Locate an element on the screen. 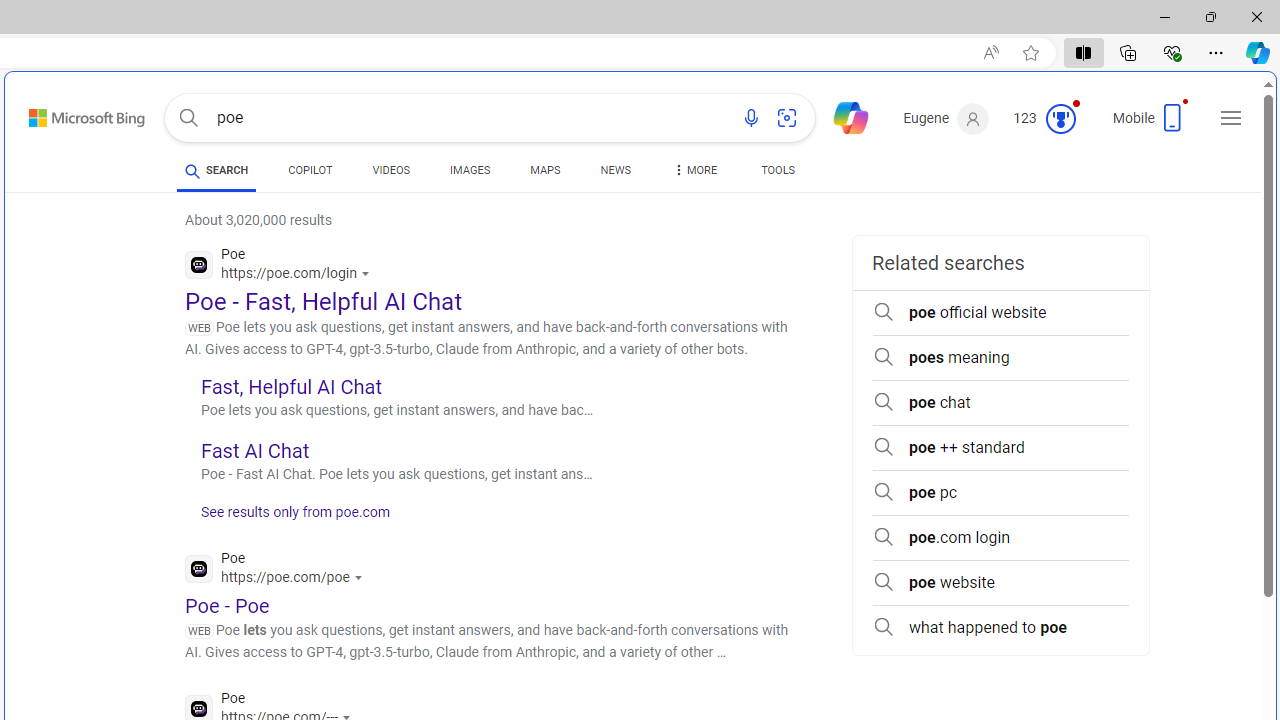  'poe pc' is located at coordinates (1000, 492).